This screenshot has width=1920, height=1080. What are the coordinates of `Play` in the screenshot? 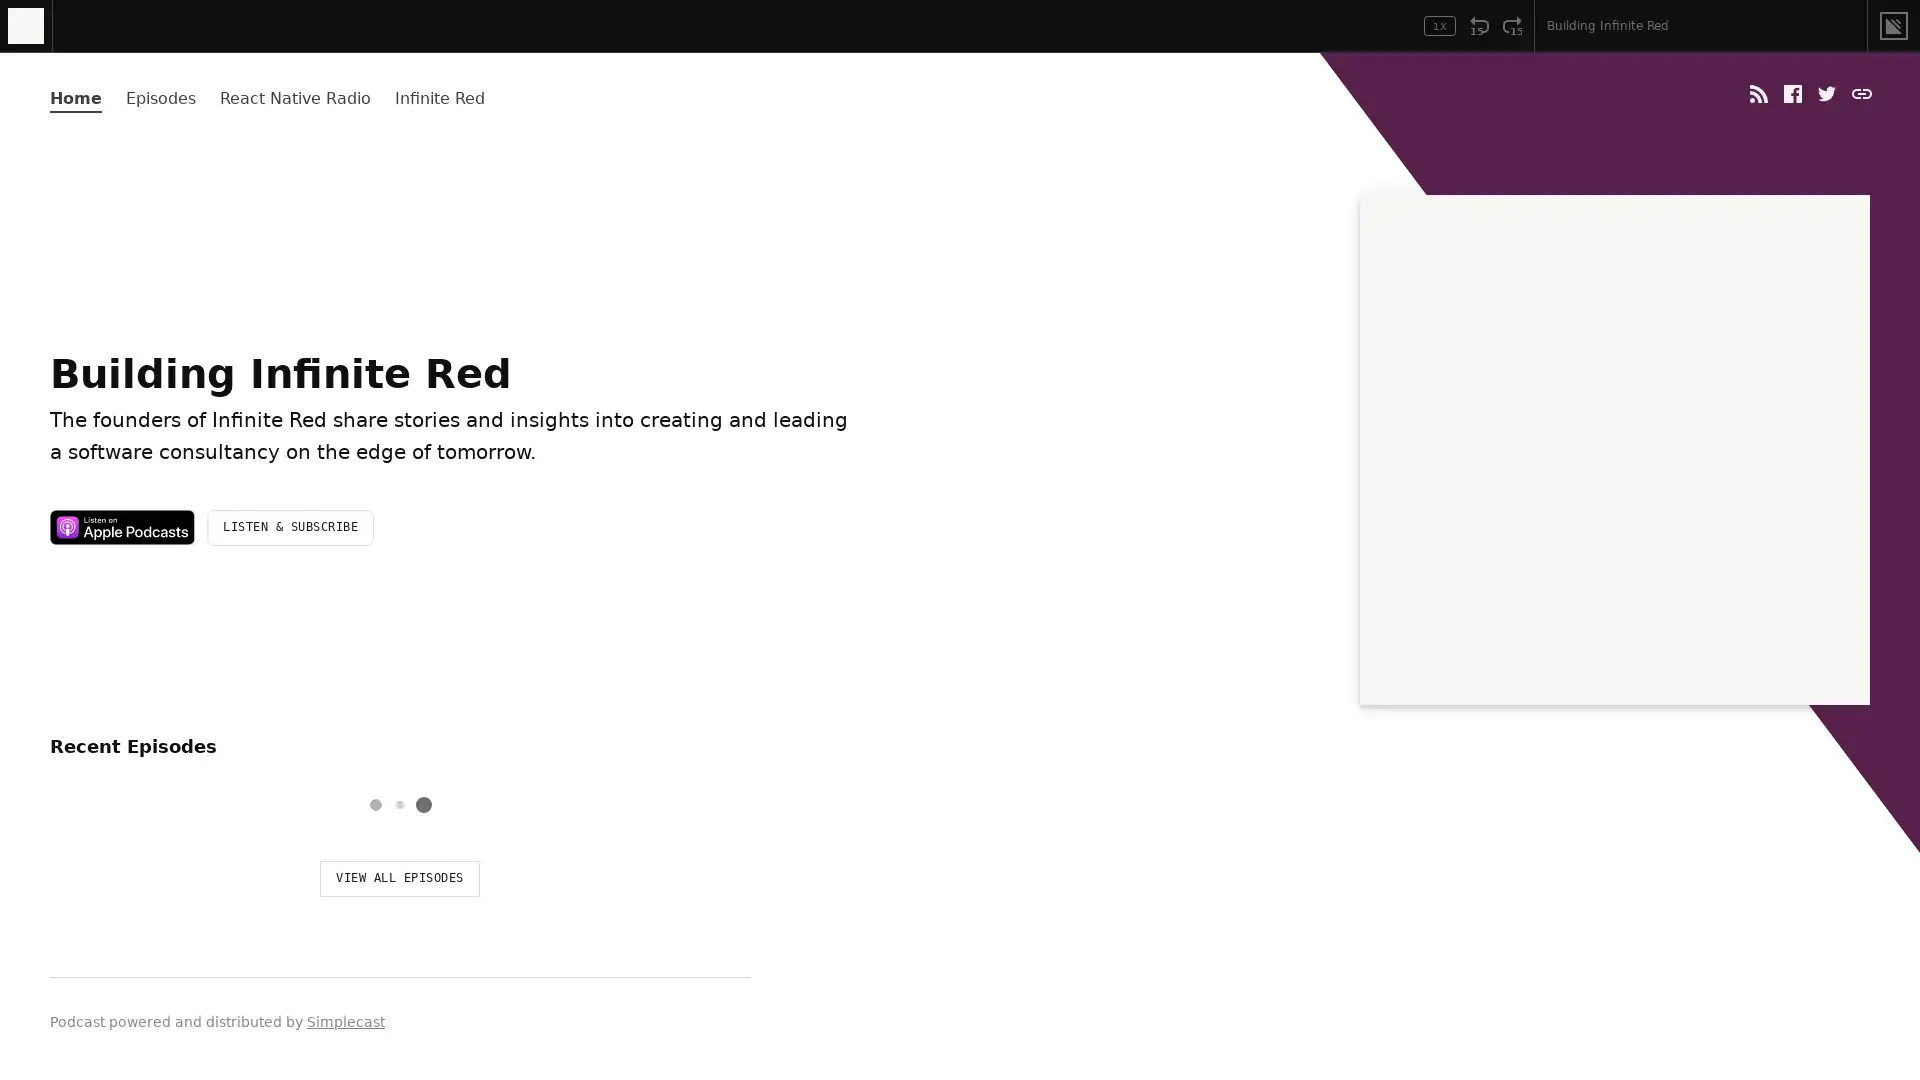 It's located at (73, 1019).